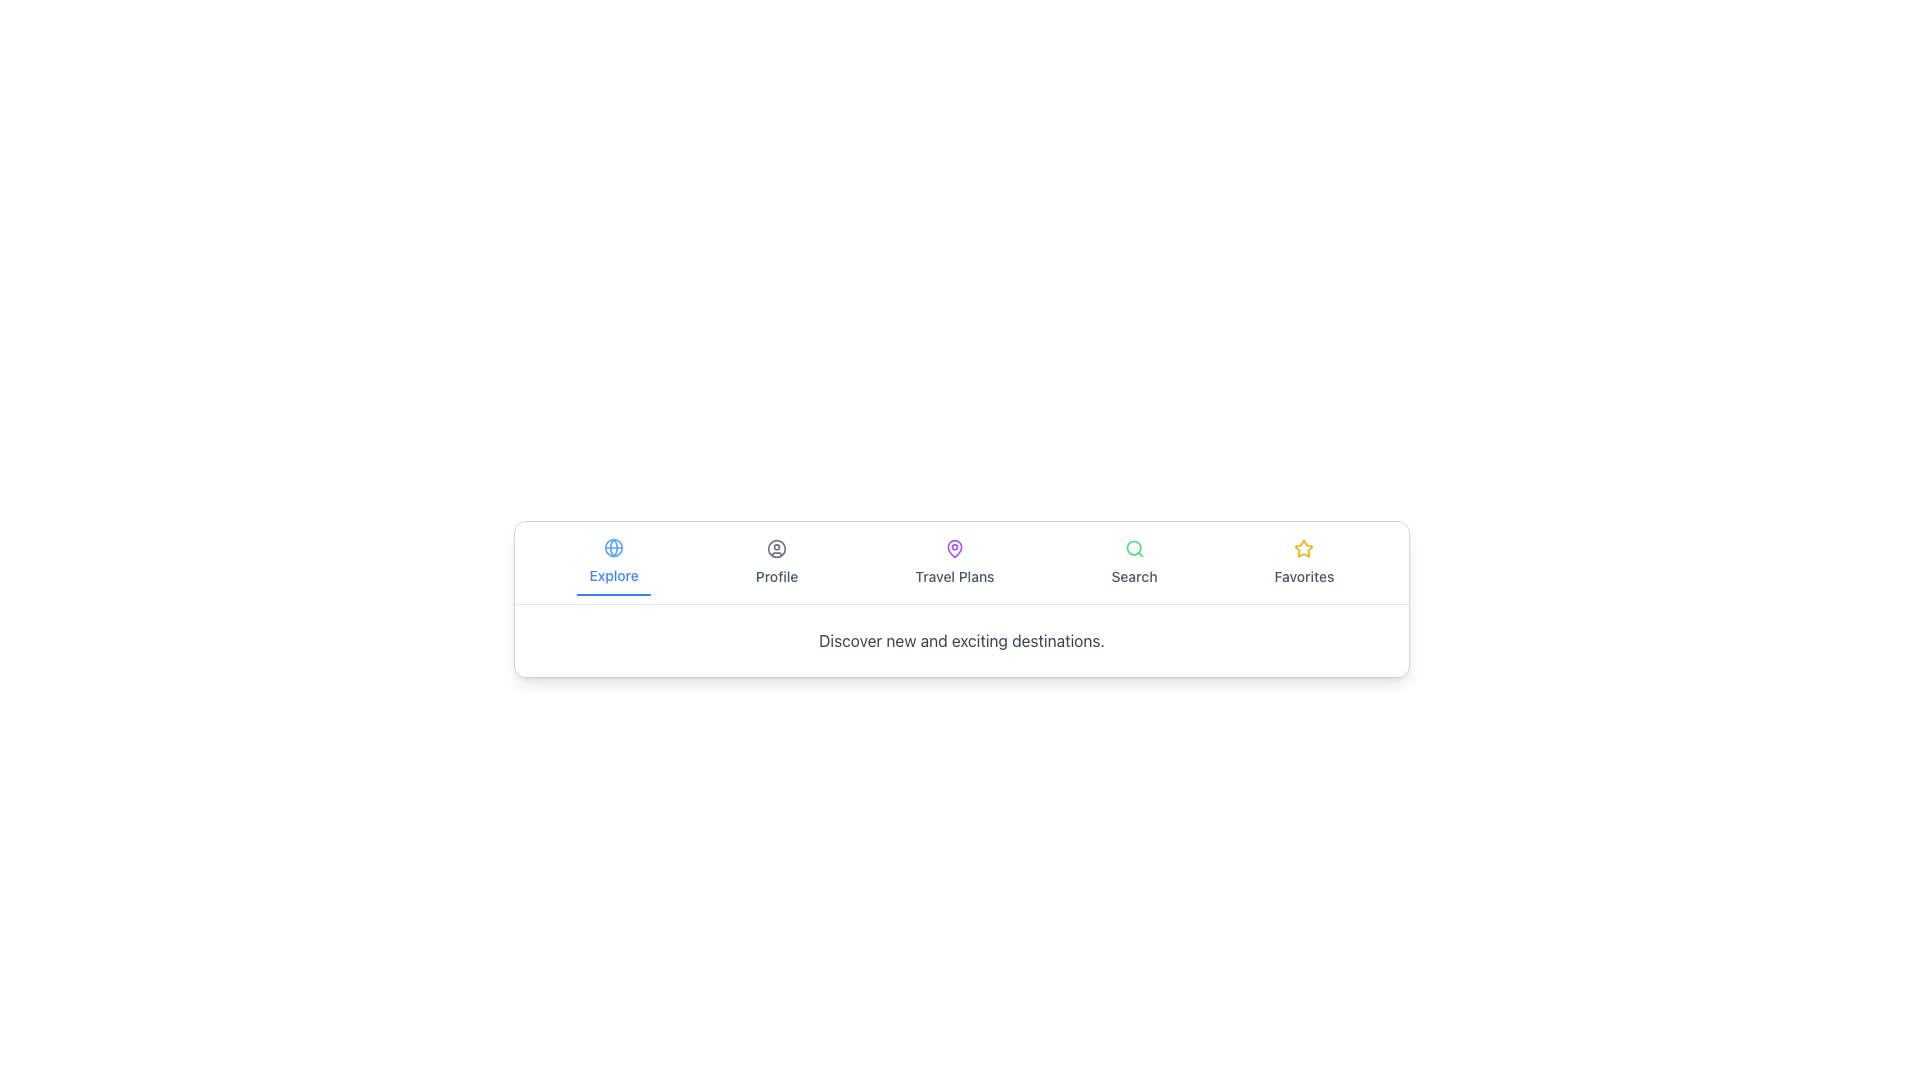 The height and width of the screenshot is (1080, 1920). I want to click on the 'Favorites' icon located at the far-right side of the bottom navigation bar, above the 'Favorites' label, so click(1304, 548).